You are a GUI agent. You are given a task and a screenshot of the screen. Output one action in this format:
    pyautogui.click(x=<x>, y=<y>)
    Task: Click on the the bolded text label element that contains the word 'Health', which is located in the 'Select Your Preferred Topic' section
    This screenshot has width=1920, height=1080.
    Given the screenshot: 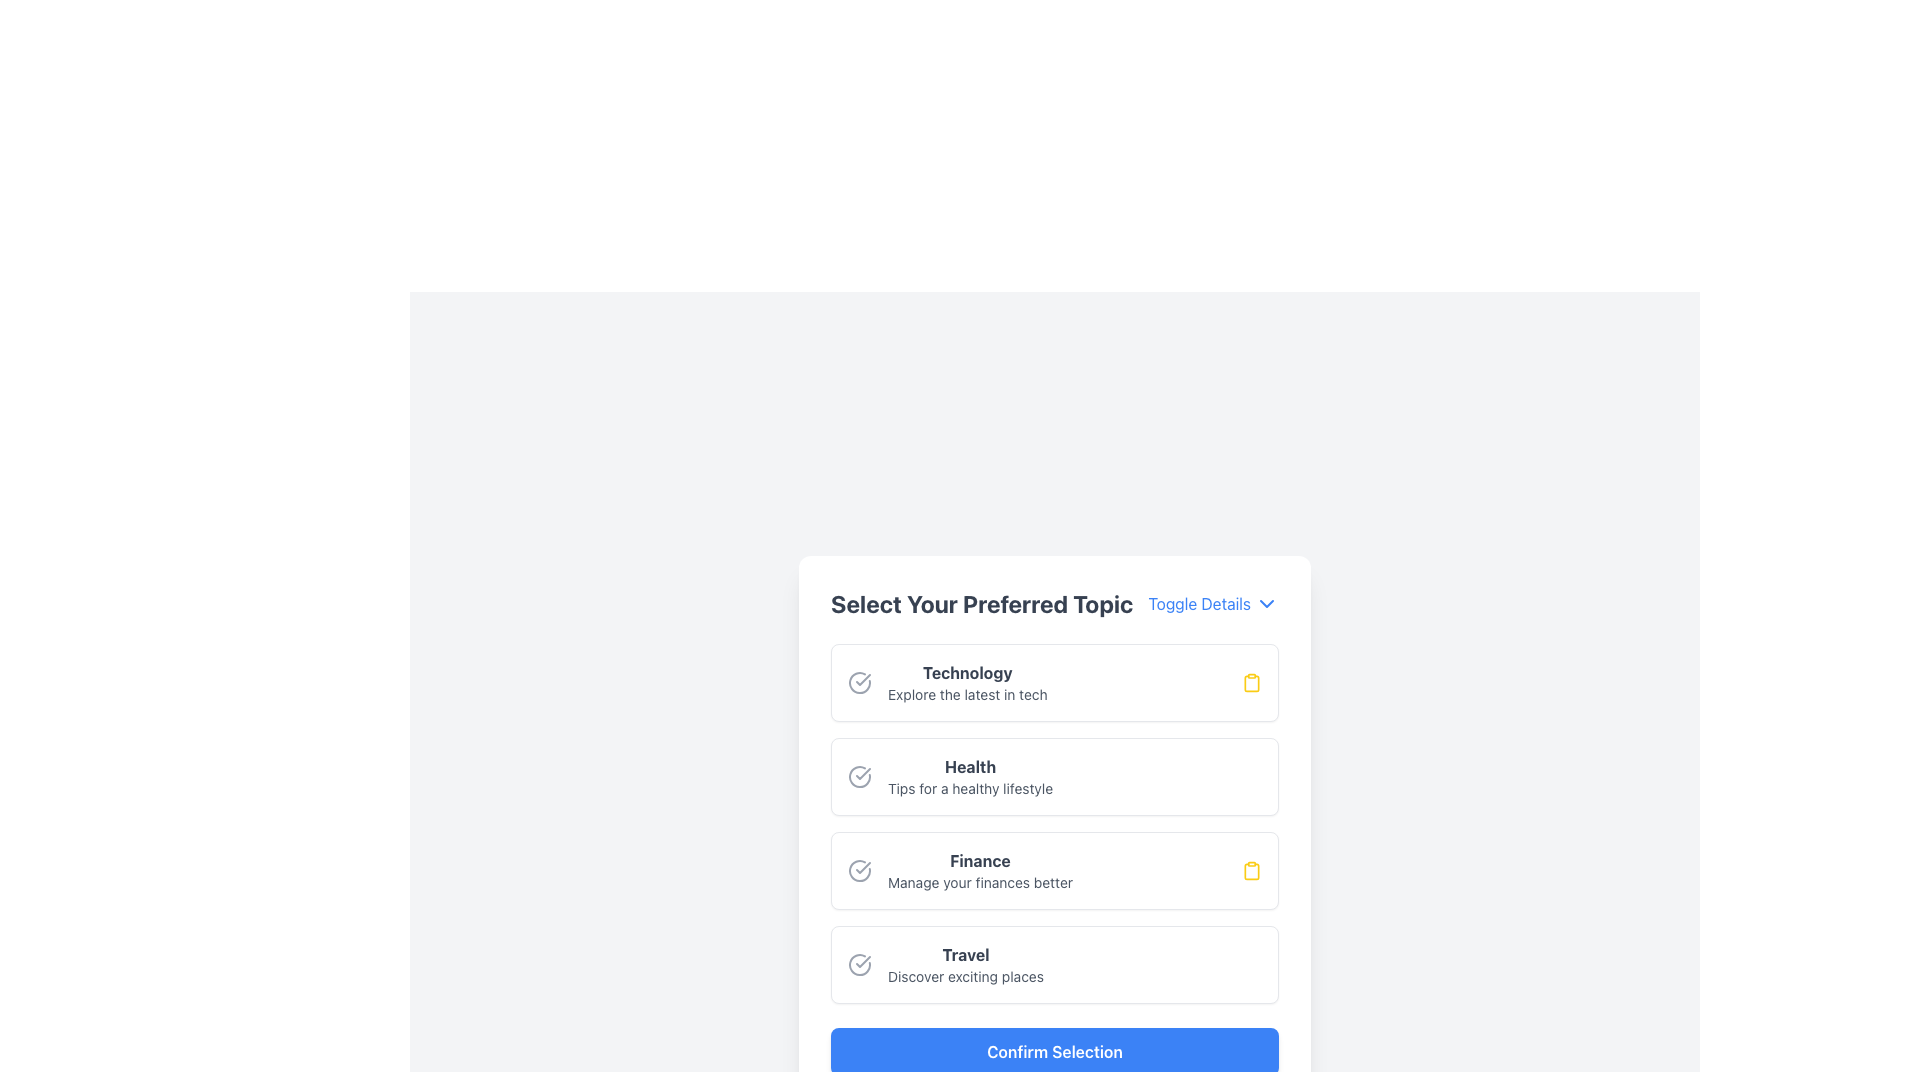 What is the action you would take?
    pyautogui.click(x=970, y=766)
    